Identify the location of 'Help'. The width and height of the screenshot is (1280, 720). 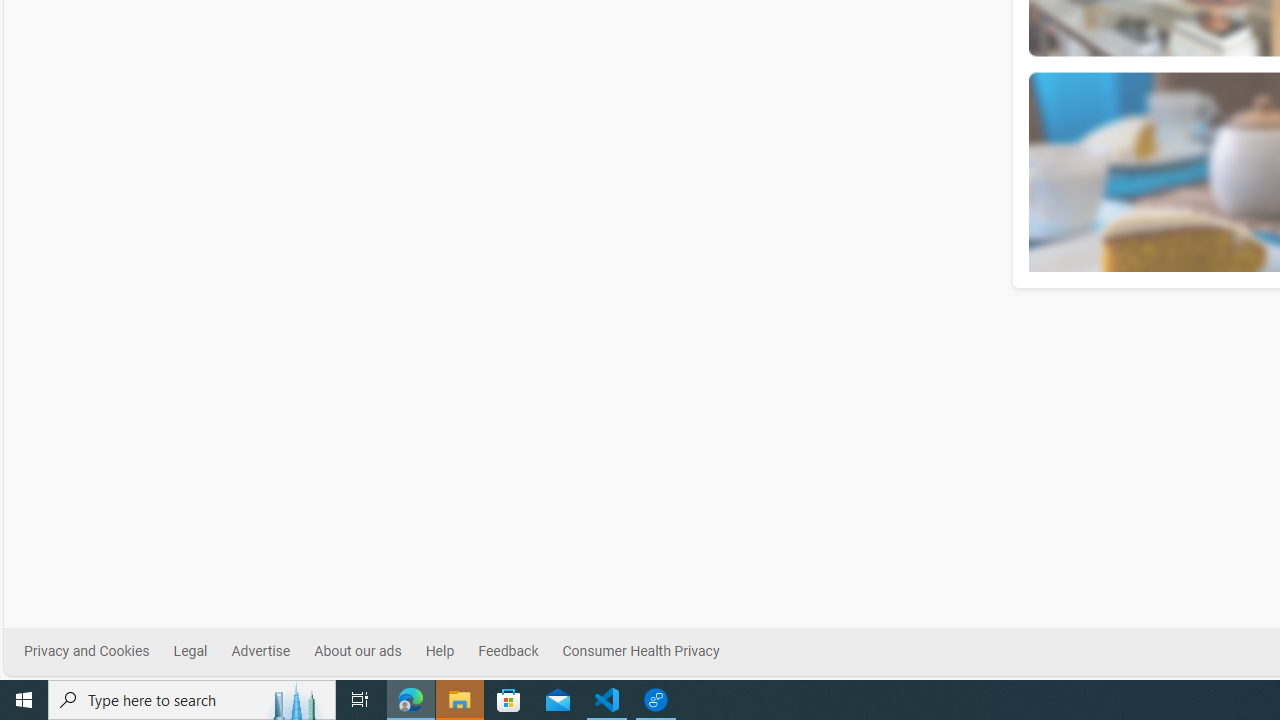
(438, 651).